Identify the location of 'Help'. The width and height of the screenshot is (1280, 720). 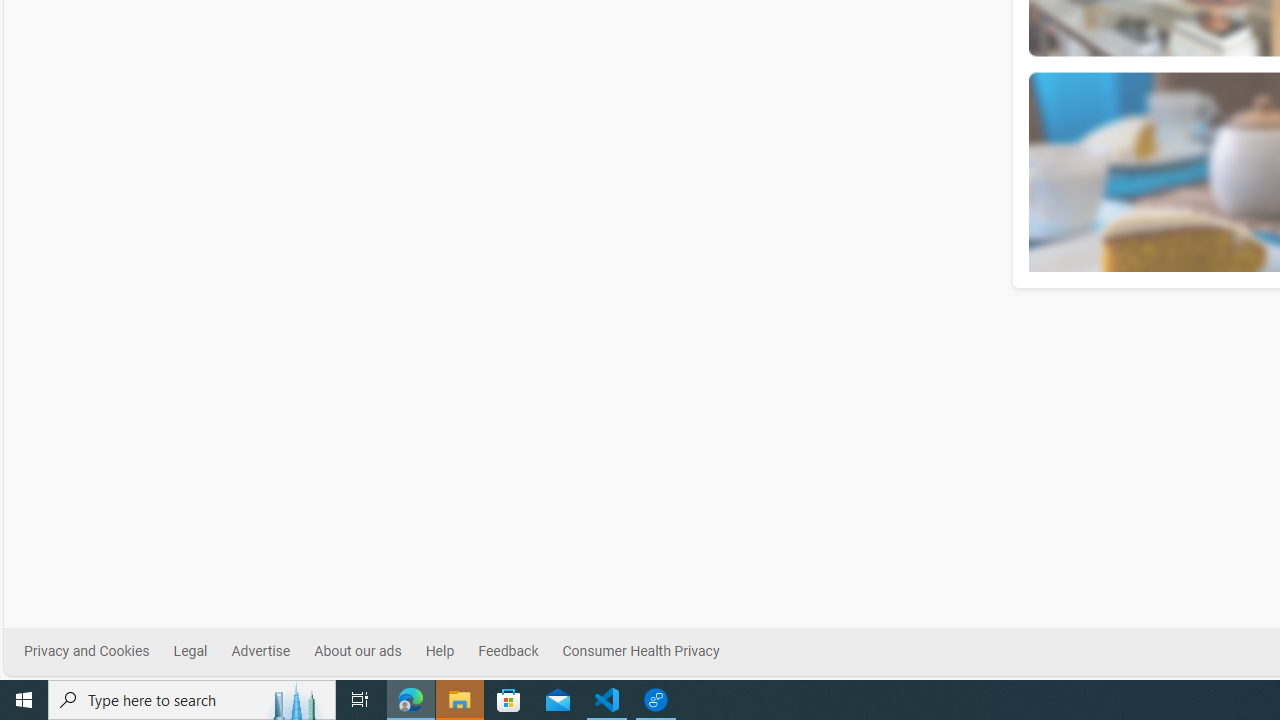
(438, 651).